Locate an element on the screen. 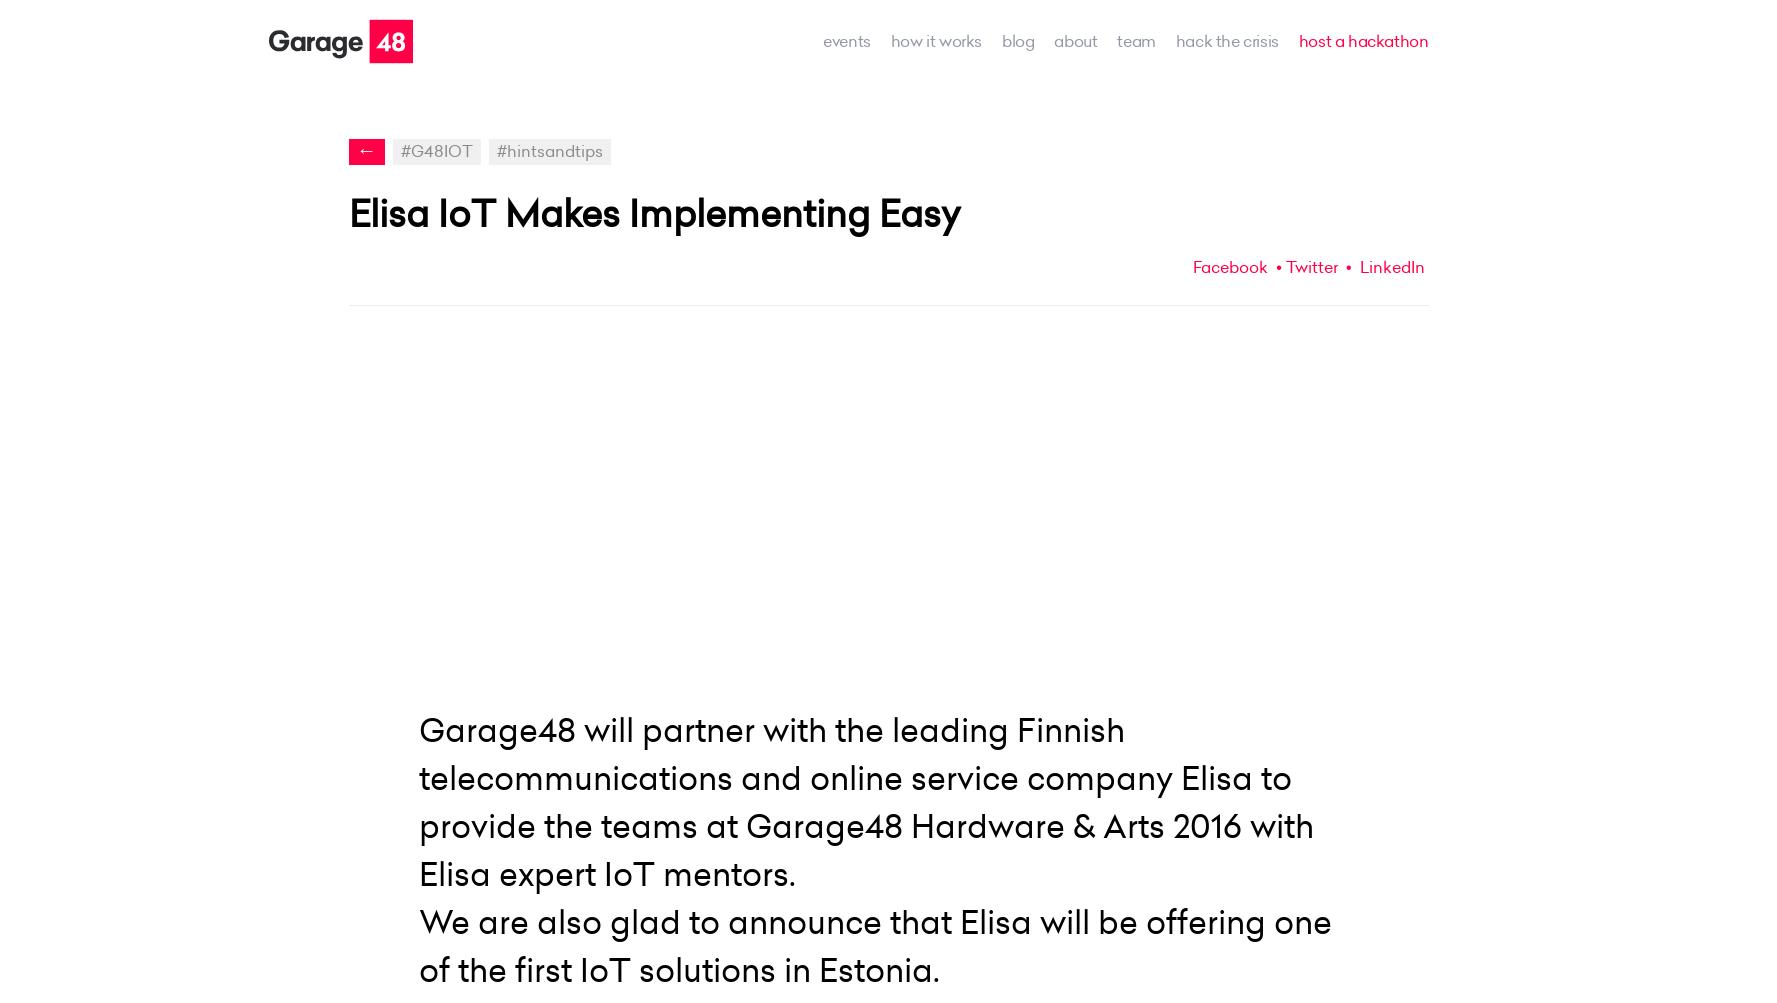  '#hintsandtips' is located at coordinates (547, 149).